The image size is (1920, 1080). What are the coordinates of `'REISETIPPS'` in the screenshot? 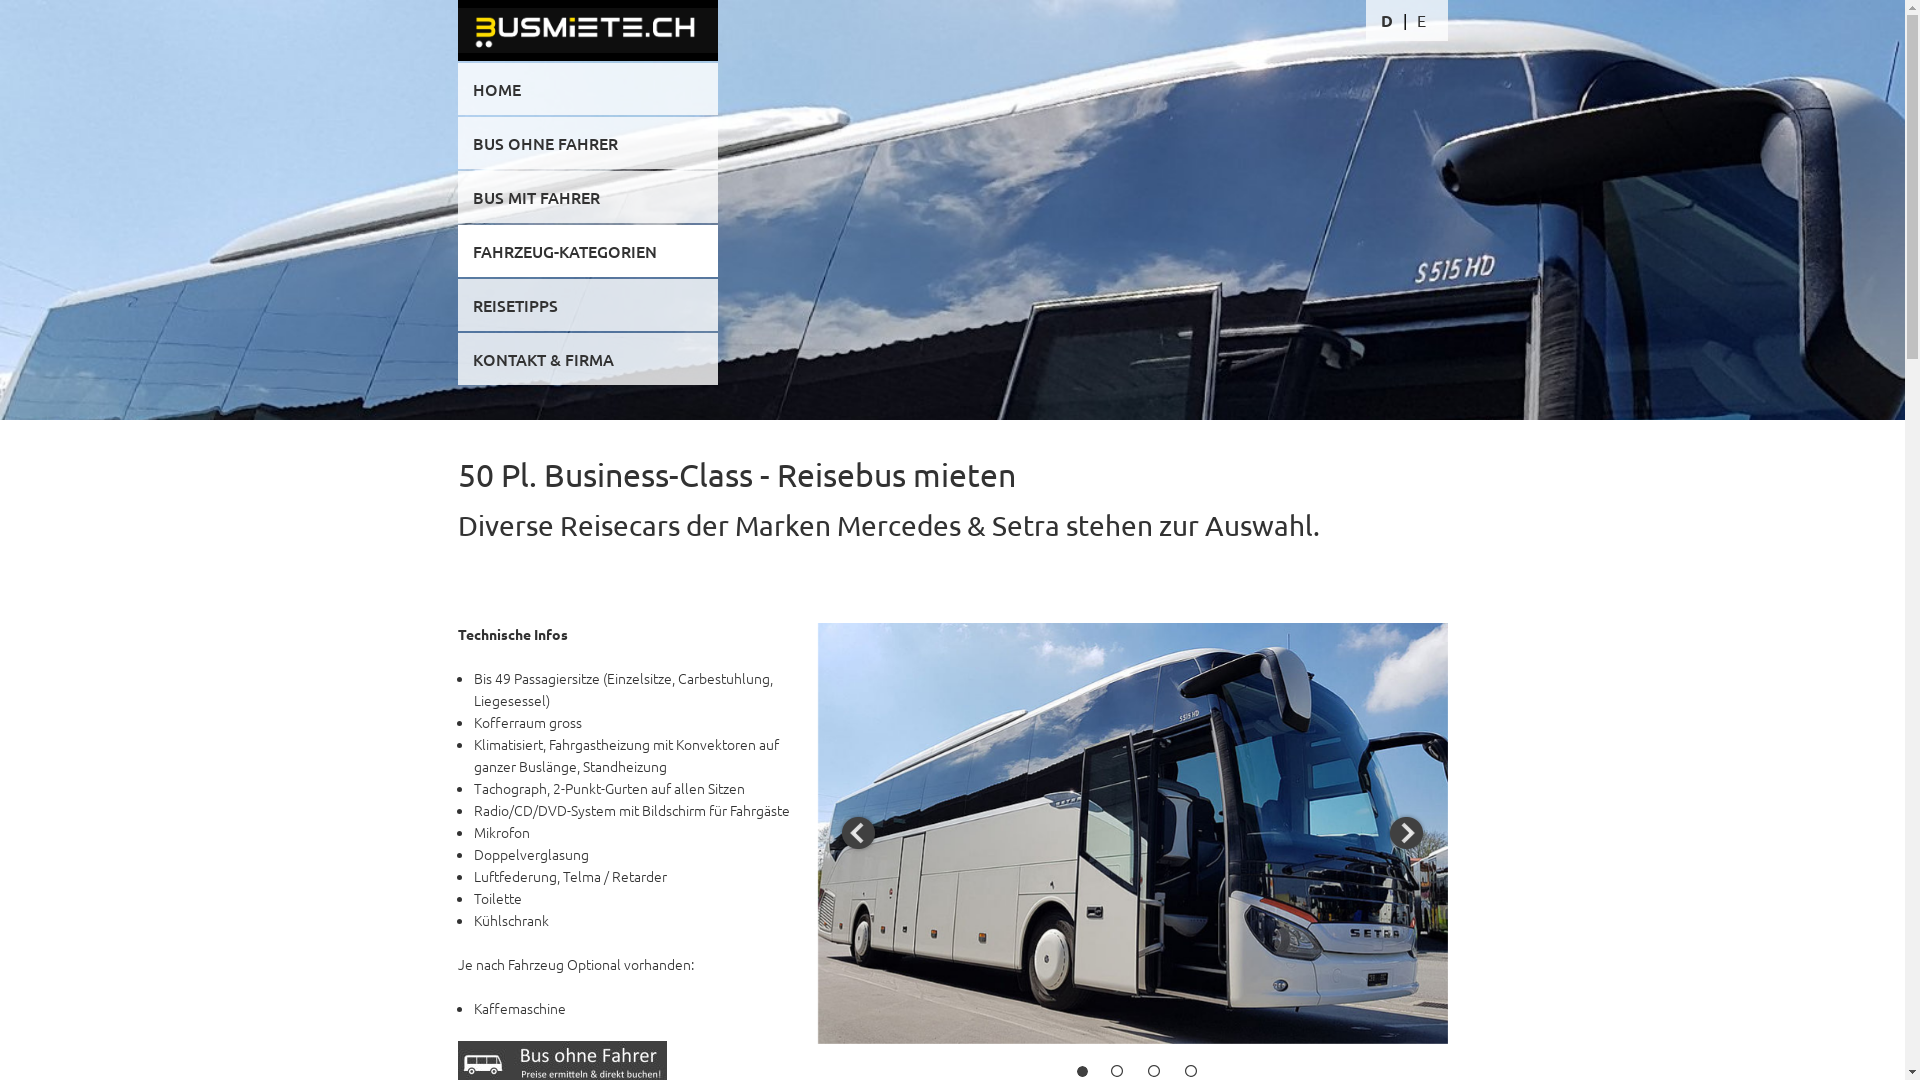 It's located at (456, 304).